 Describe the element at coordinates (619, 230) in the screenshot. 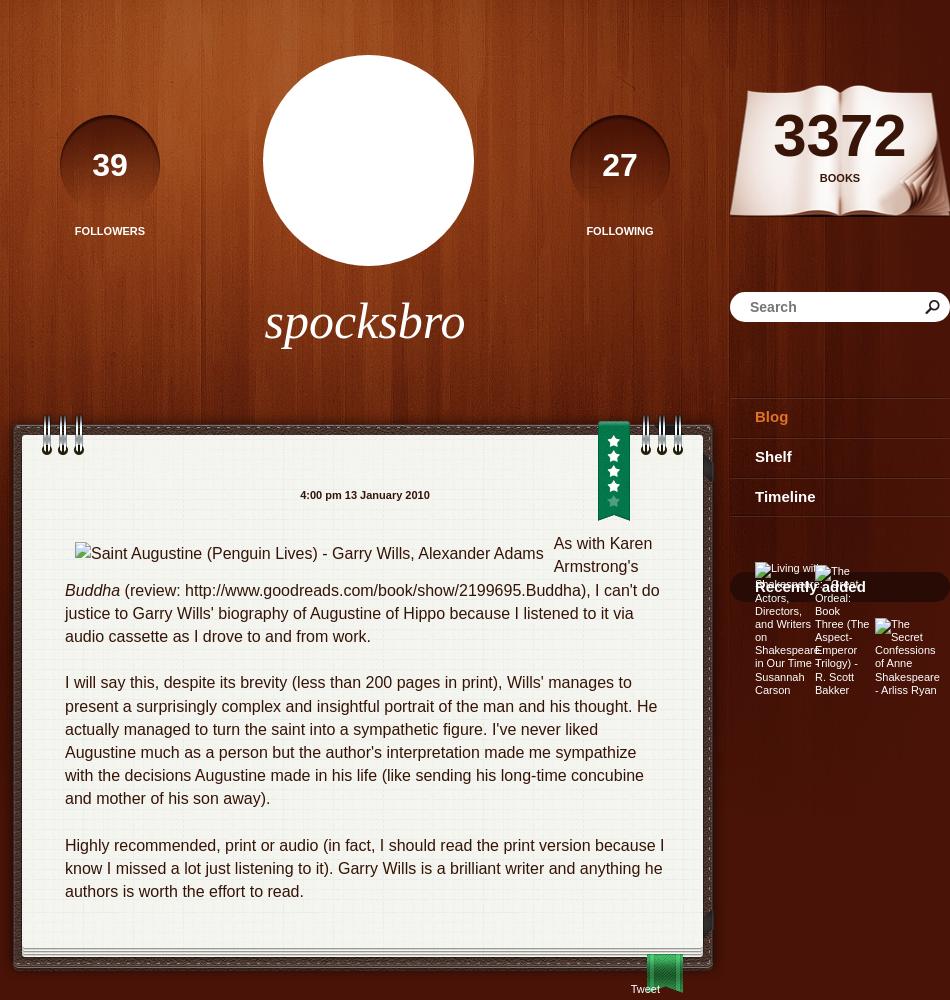

I see `'Following'` at that location.